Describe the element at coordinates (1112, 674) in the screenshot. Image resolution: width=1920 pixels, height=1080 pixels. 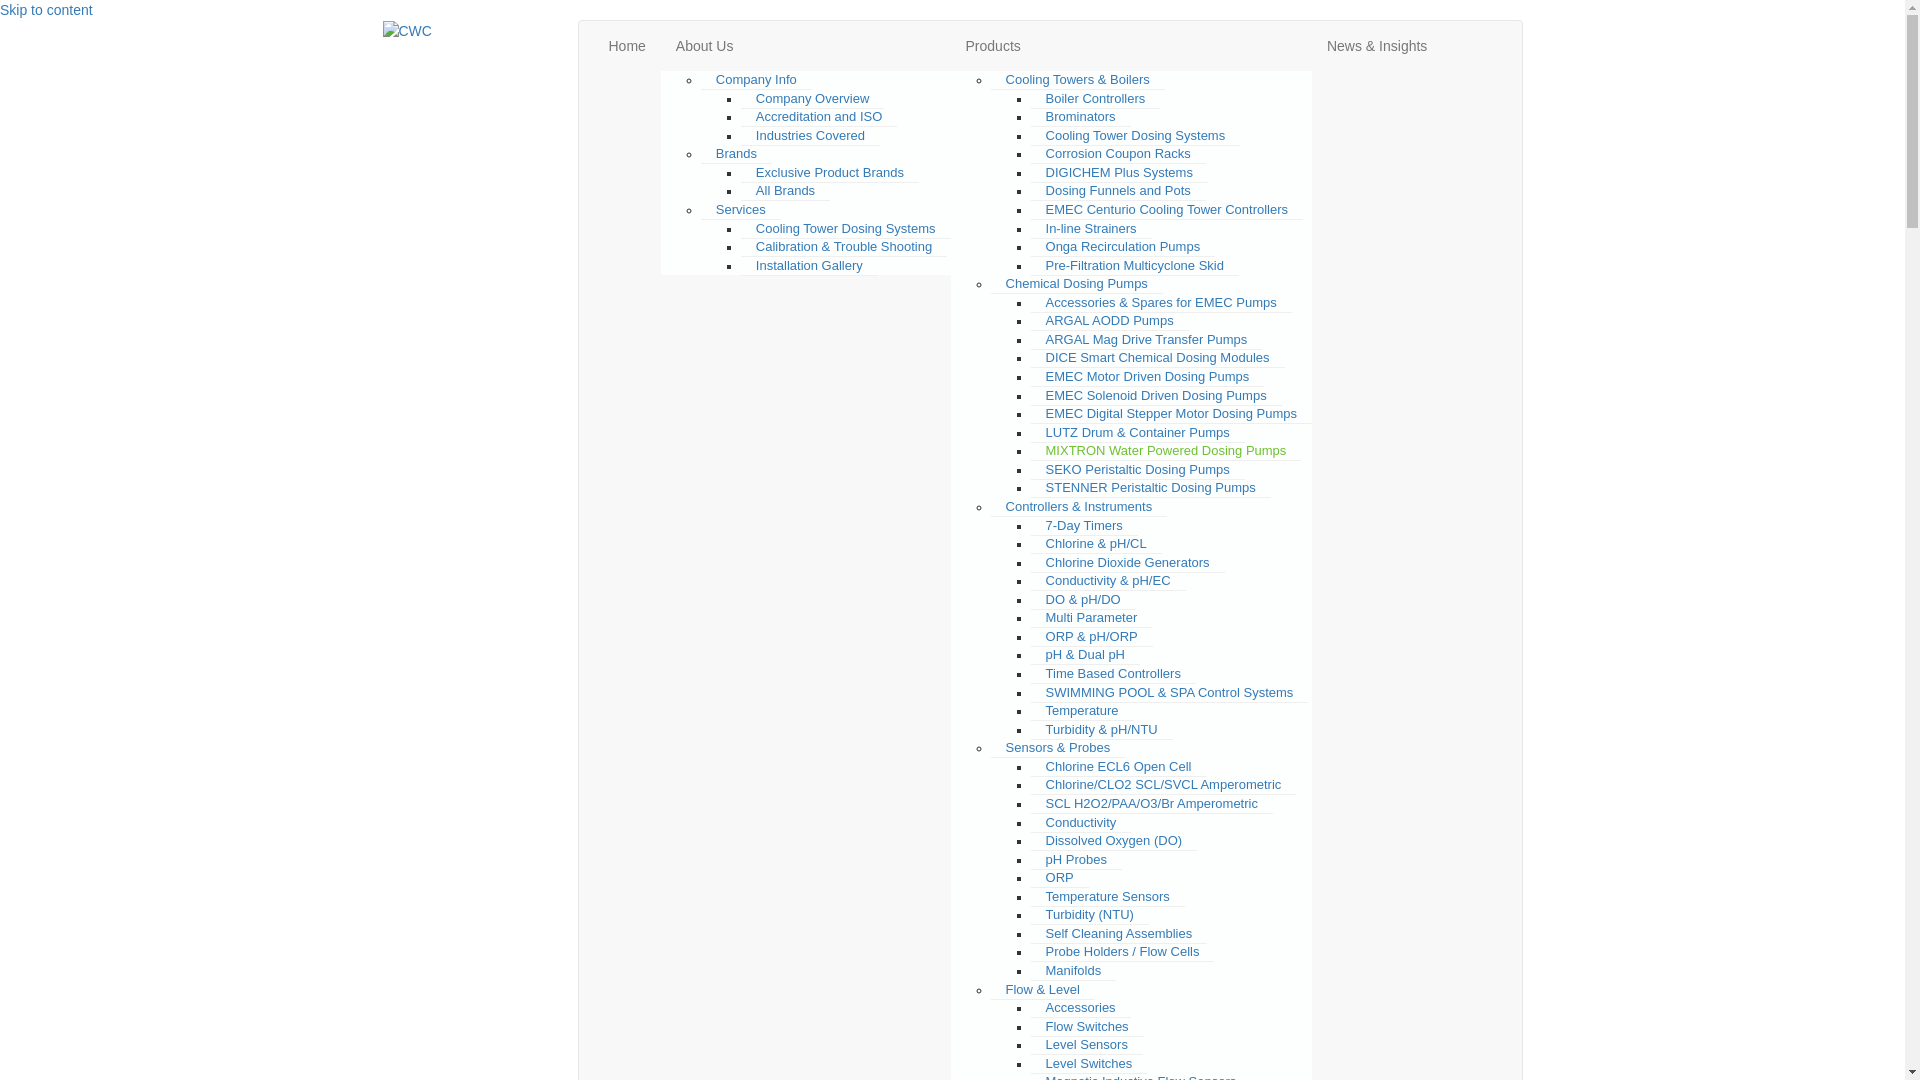
I see `'Time Based Controllers'` at that location.